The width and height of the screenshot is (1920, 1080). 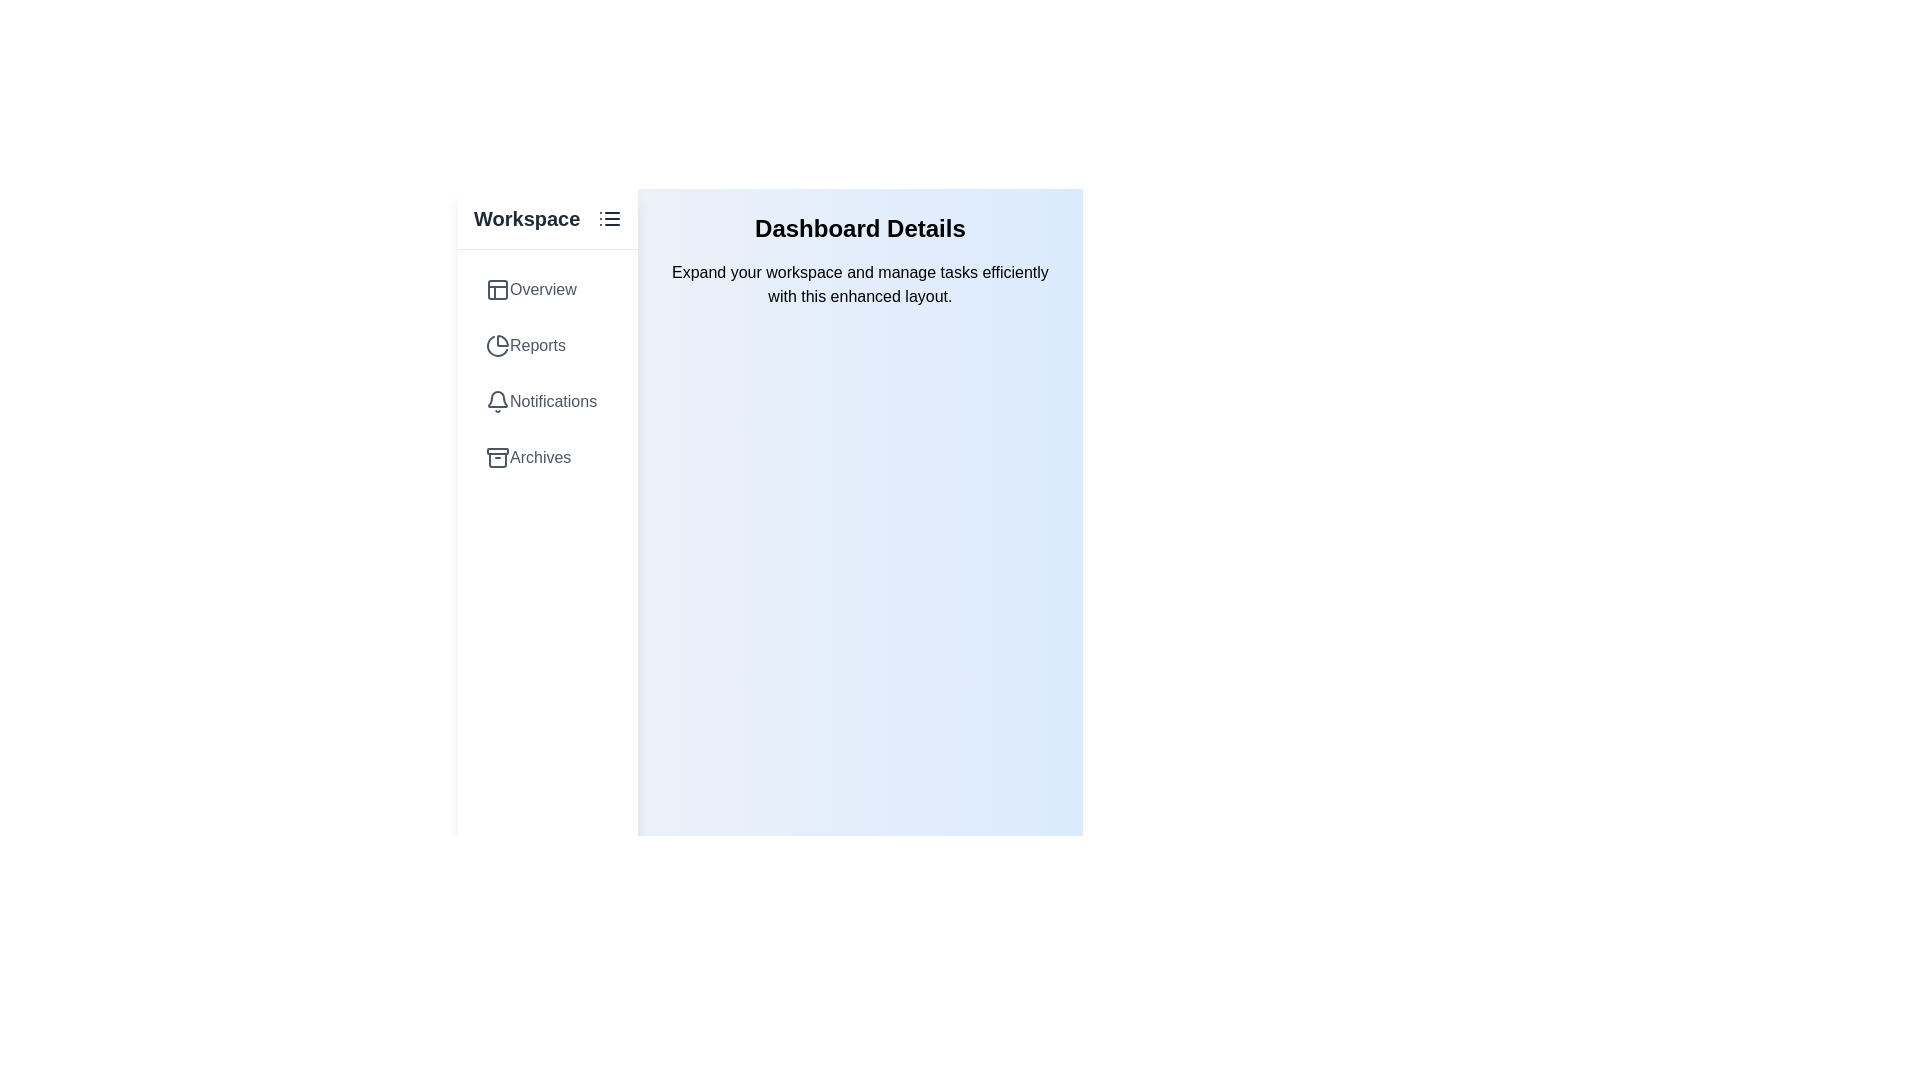 What do you see at coordinates (547, 458) in the screenshot?
I see `the item labeled Archives in the list` at bounding box center [547, 458].